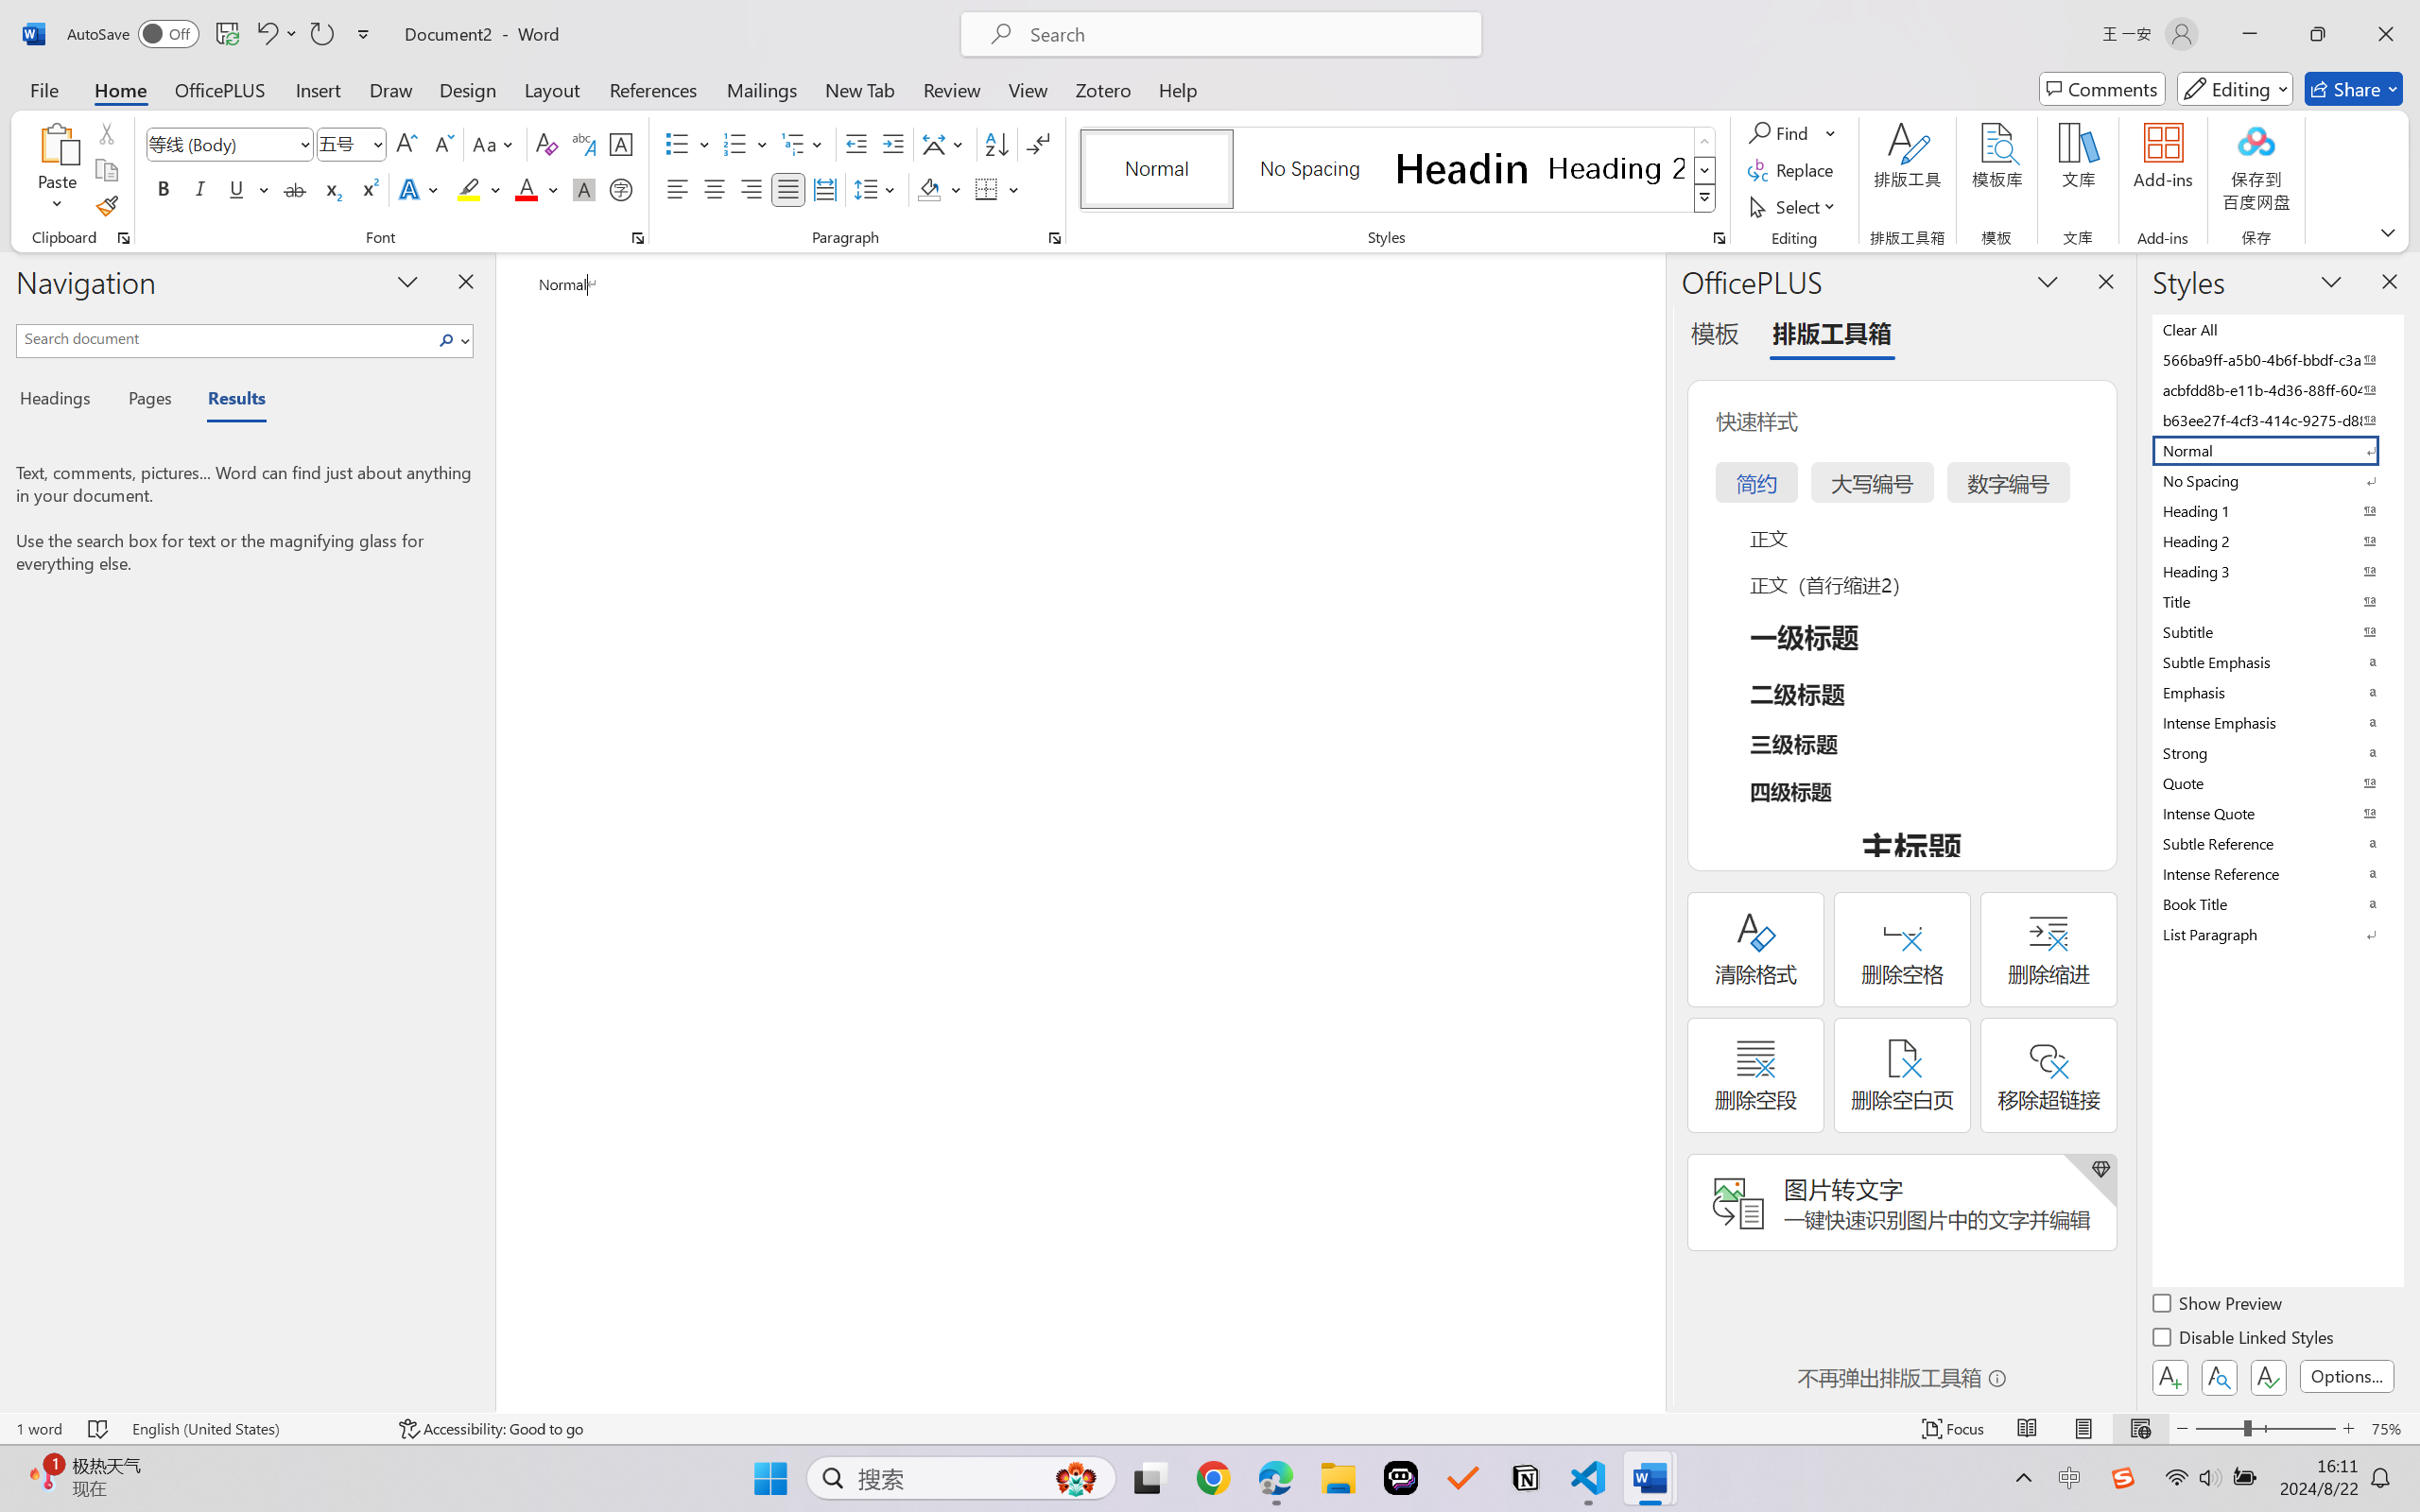  I want to click on 'Intense Quote', so click(2275, 813).